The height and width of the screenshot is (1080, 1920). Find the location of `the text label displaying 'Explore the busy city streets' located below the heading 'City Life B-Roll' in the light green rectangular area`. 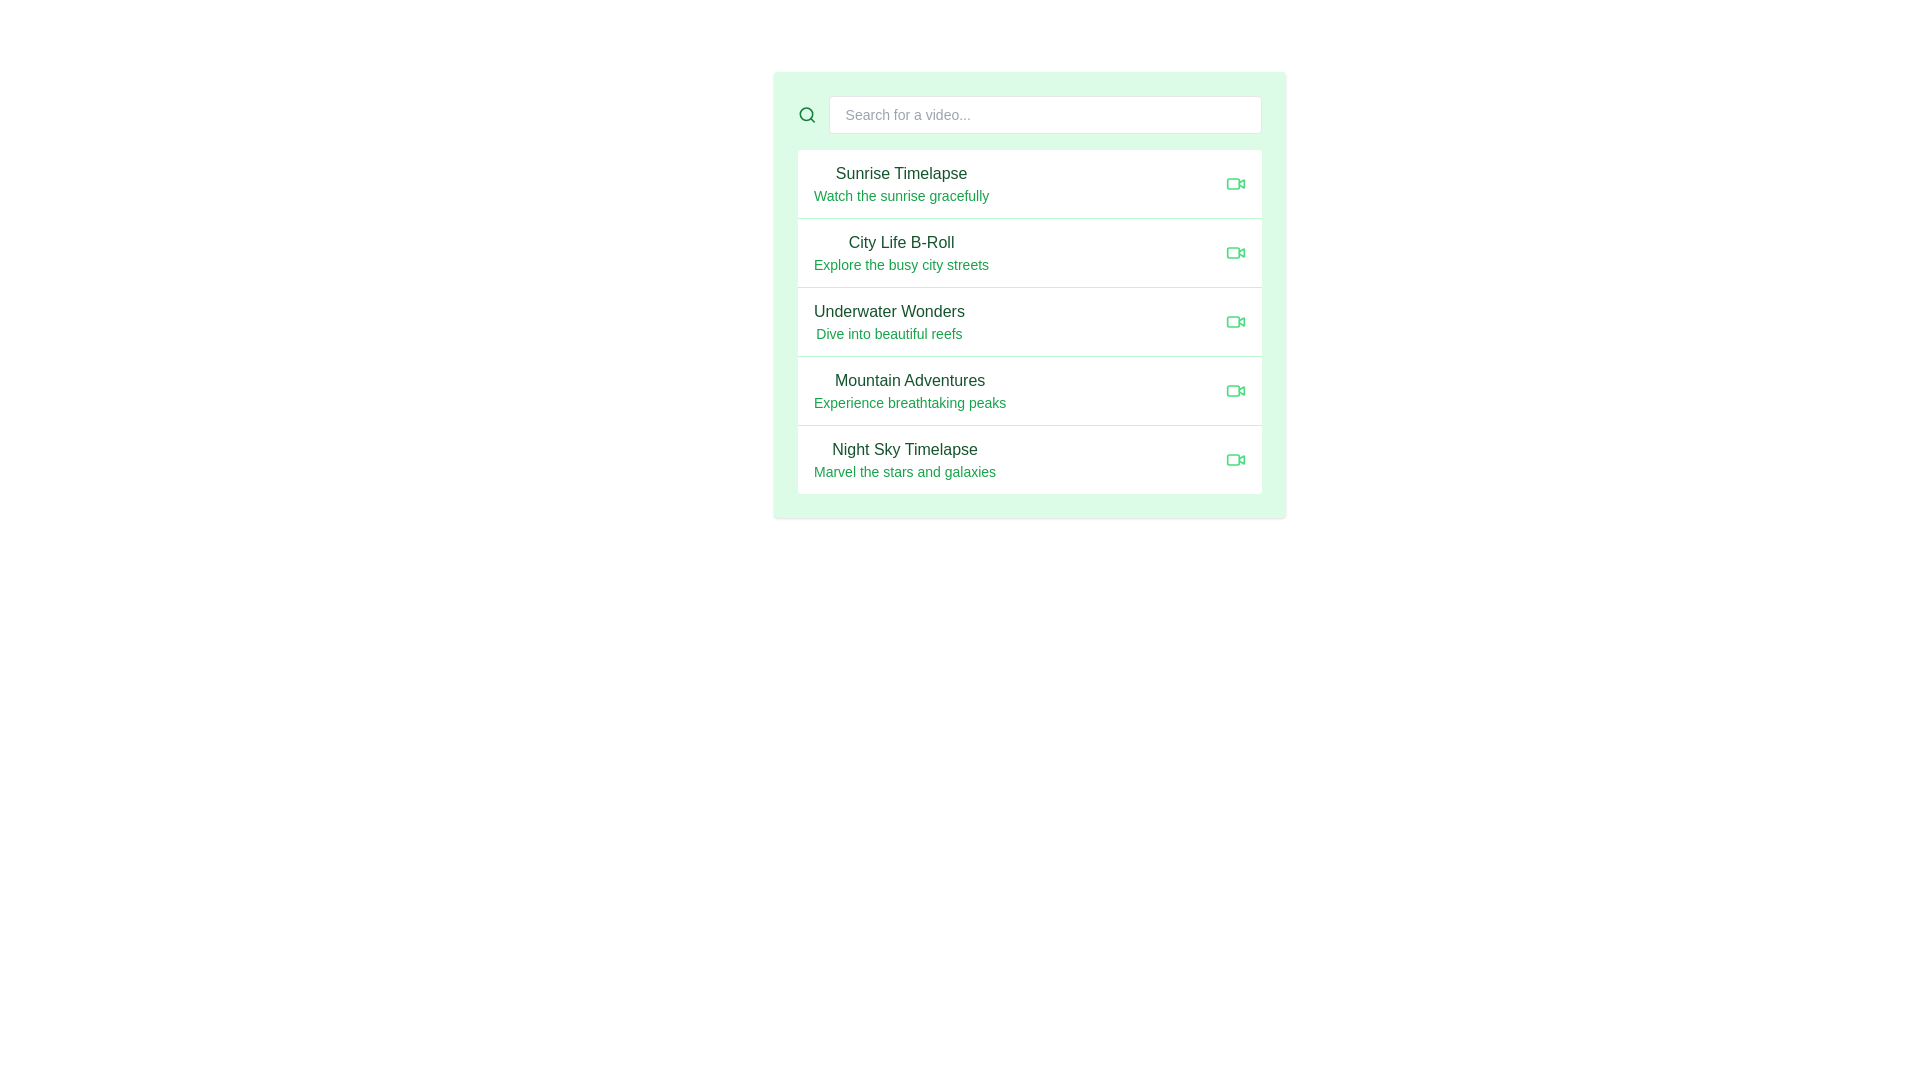

the text label displaying 'Explore the busy city streets' located below the heading 'City Life B-Roll' in the light green rectangular area is located at coordinates (900, 264).